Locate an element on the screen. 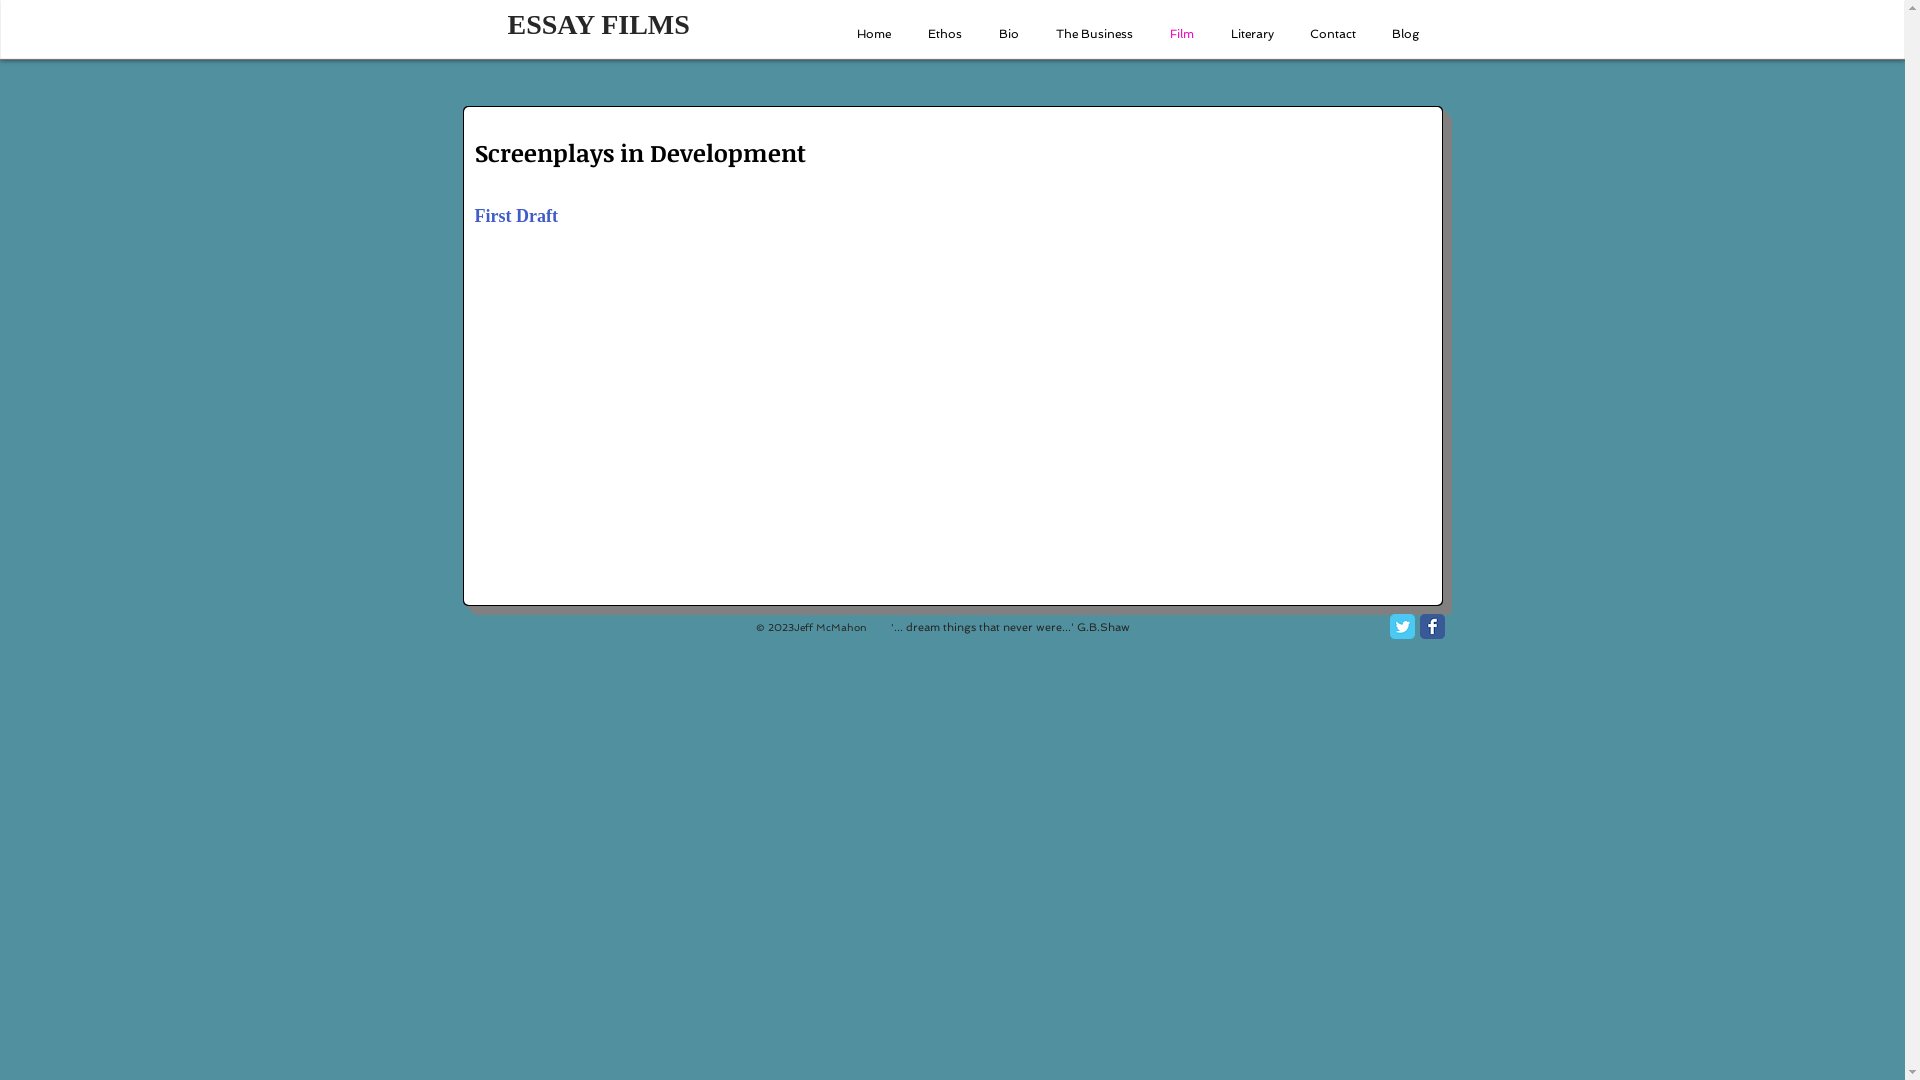  'Ethos' is located at coordinates (942, 34).